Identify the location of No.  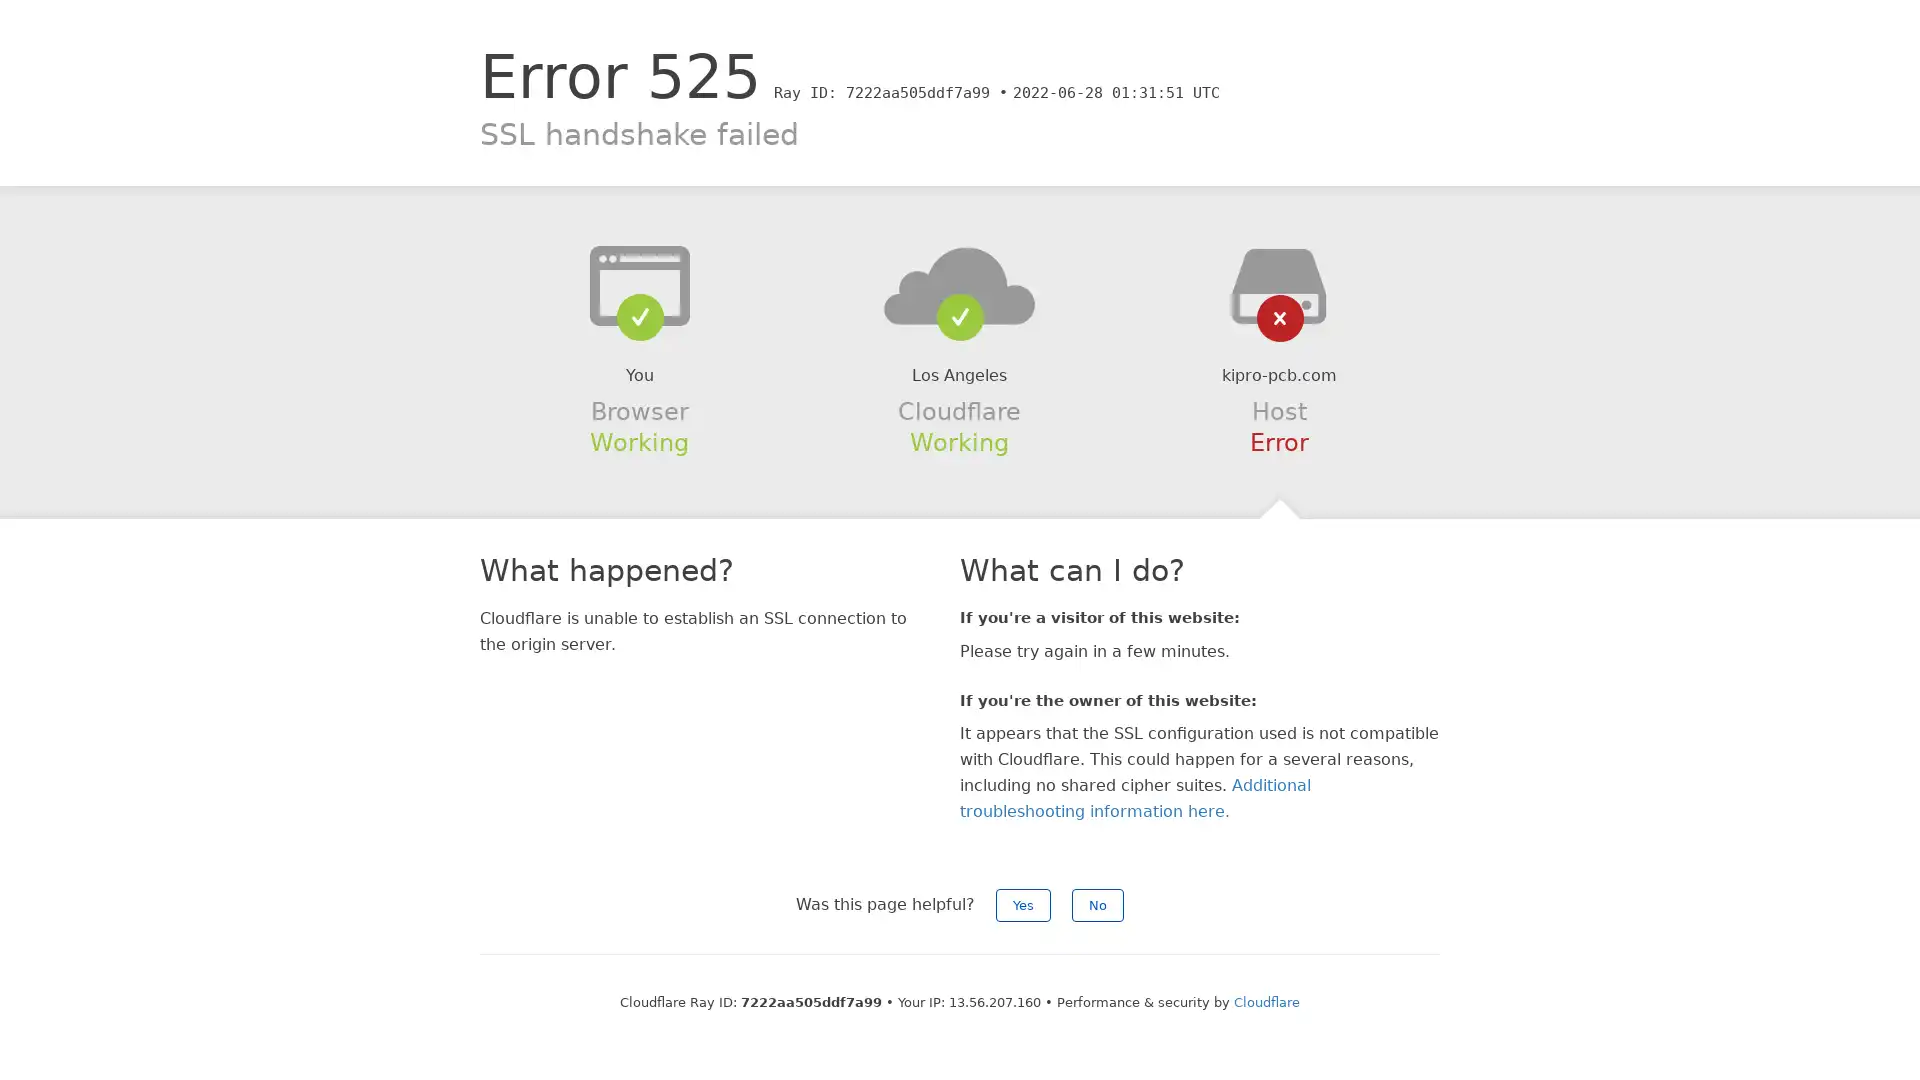
(1097, 905).